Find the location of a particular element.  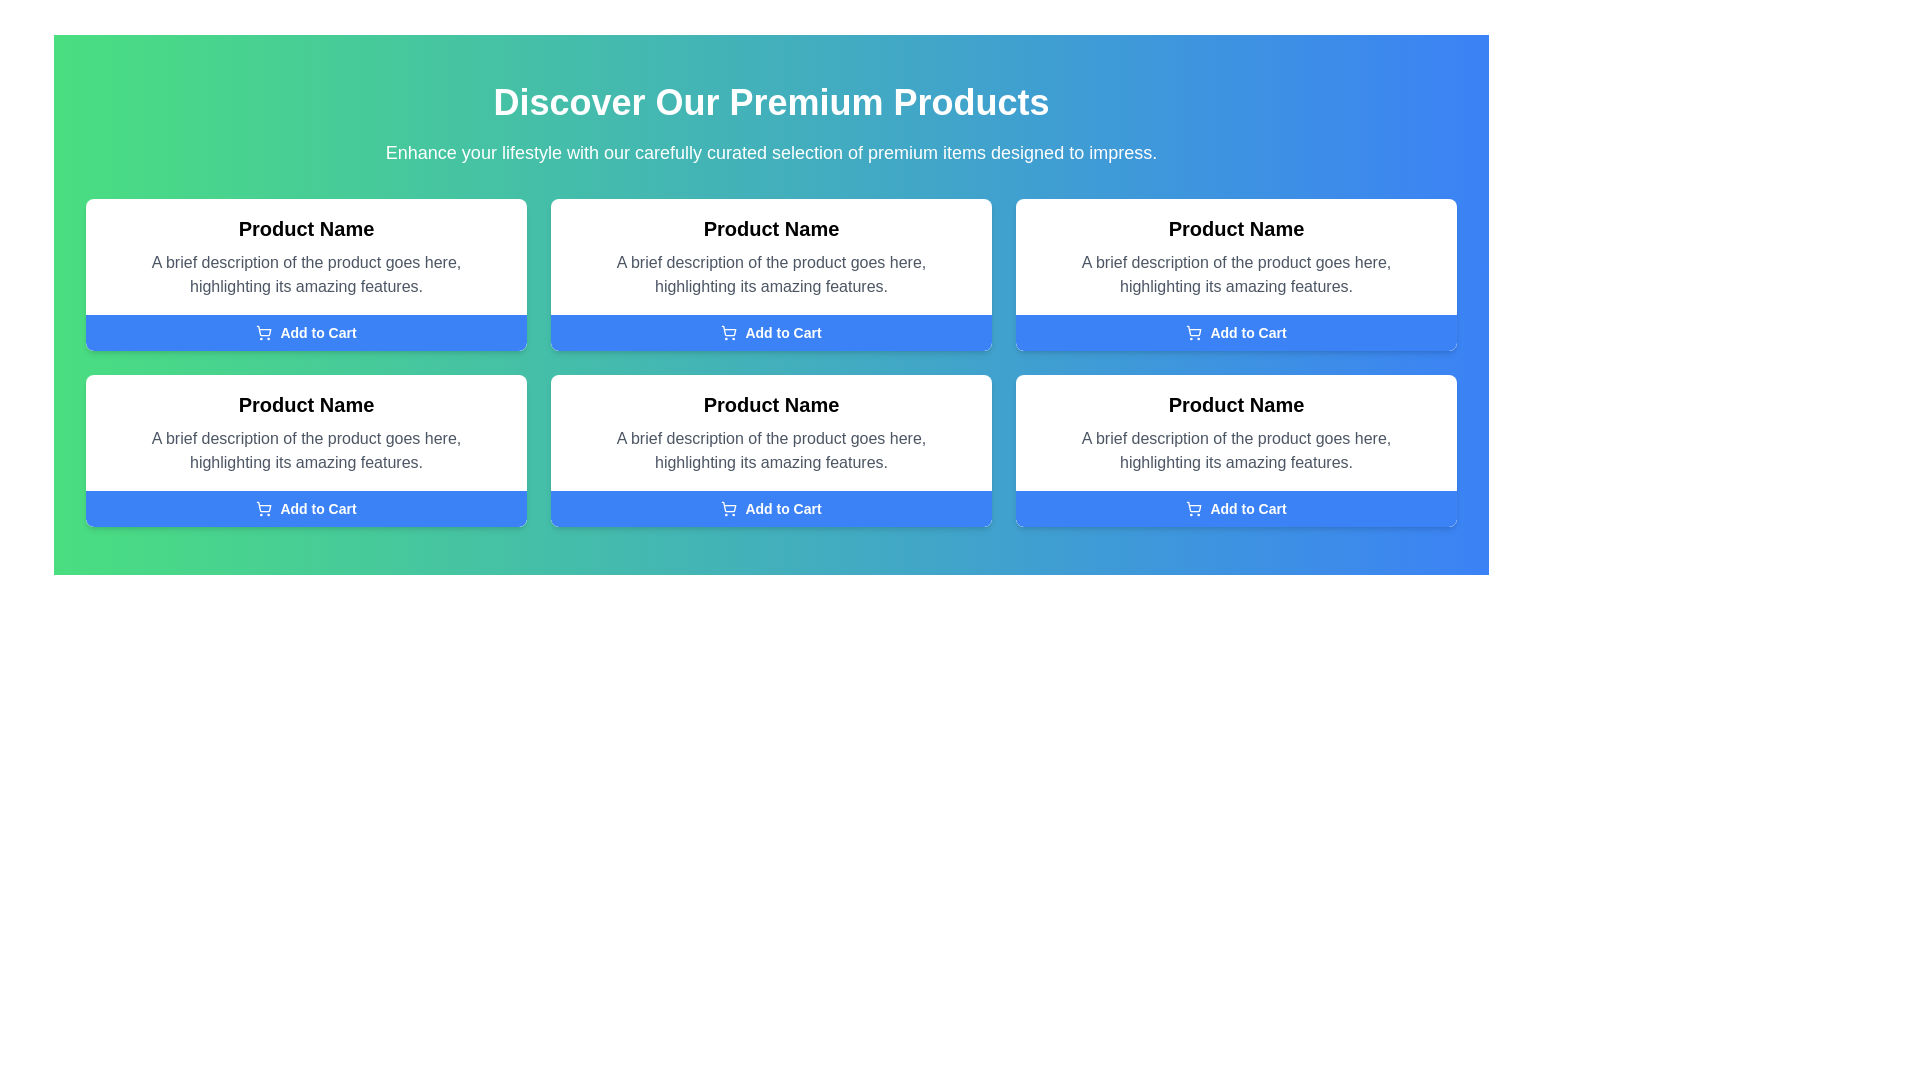

the text element displaying 'Product Name' located at the top of the second card in the top row of a grid layout is located at coordinates (1235, 227).